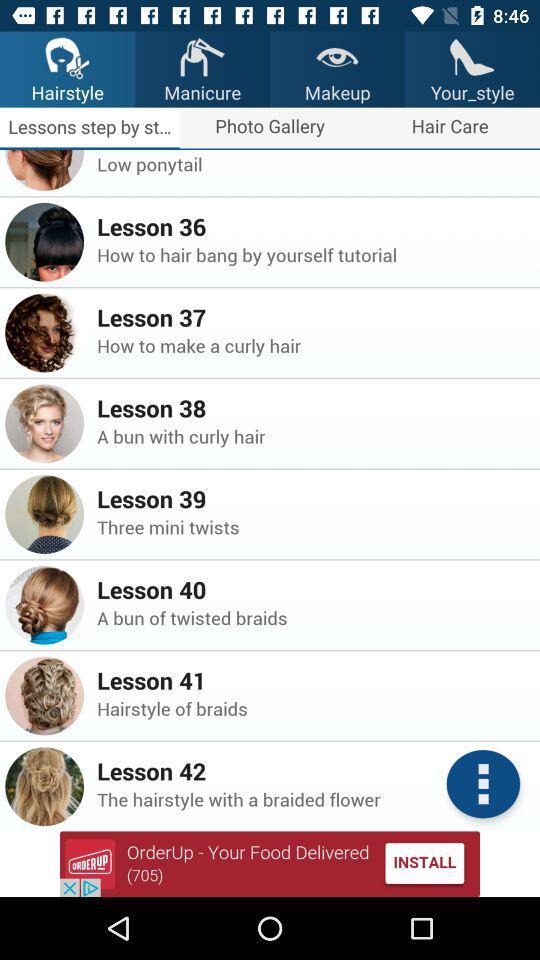 Image resolution: width=540 pixels, height=960 pixels. Describe the element at coordinates (312, 526) in the screenshot. I see `the app above lesson 40 icon` at that location.